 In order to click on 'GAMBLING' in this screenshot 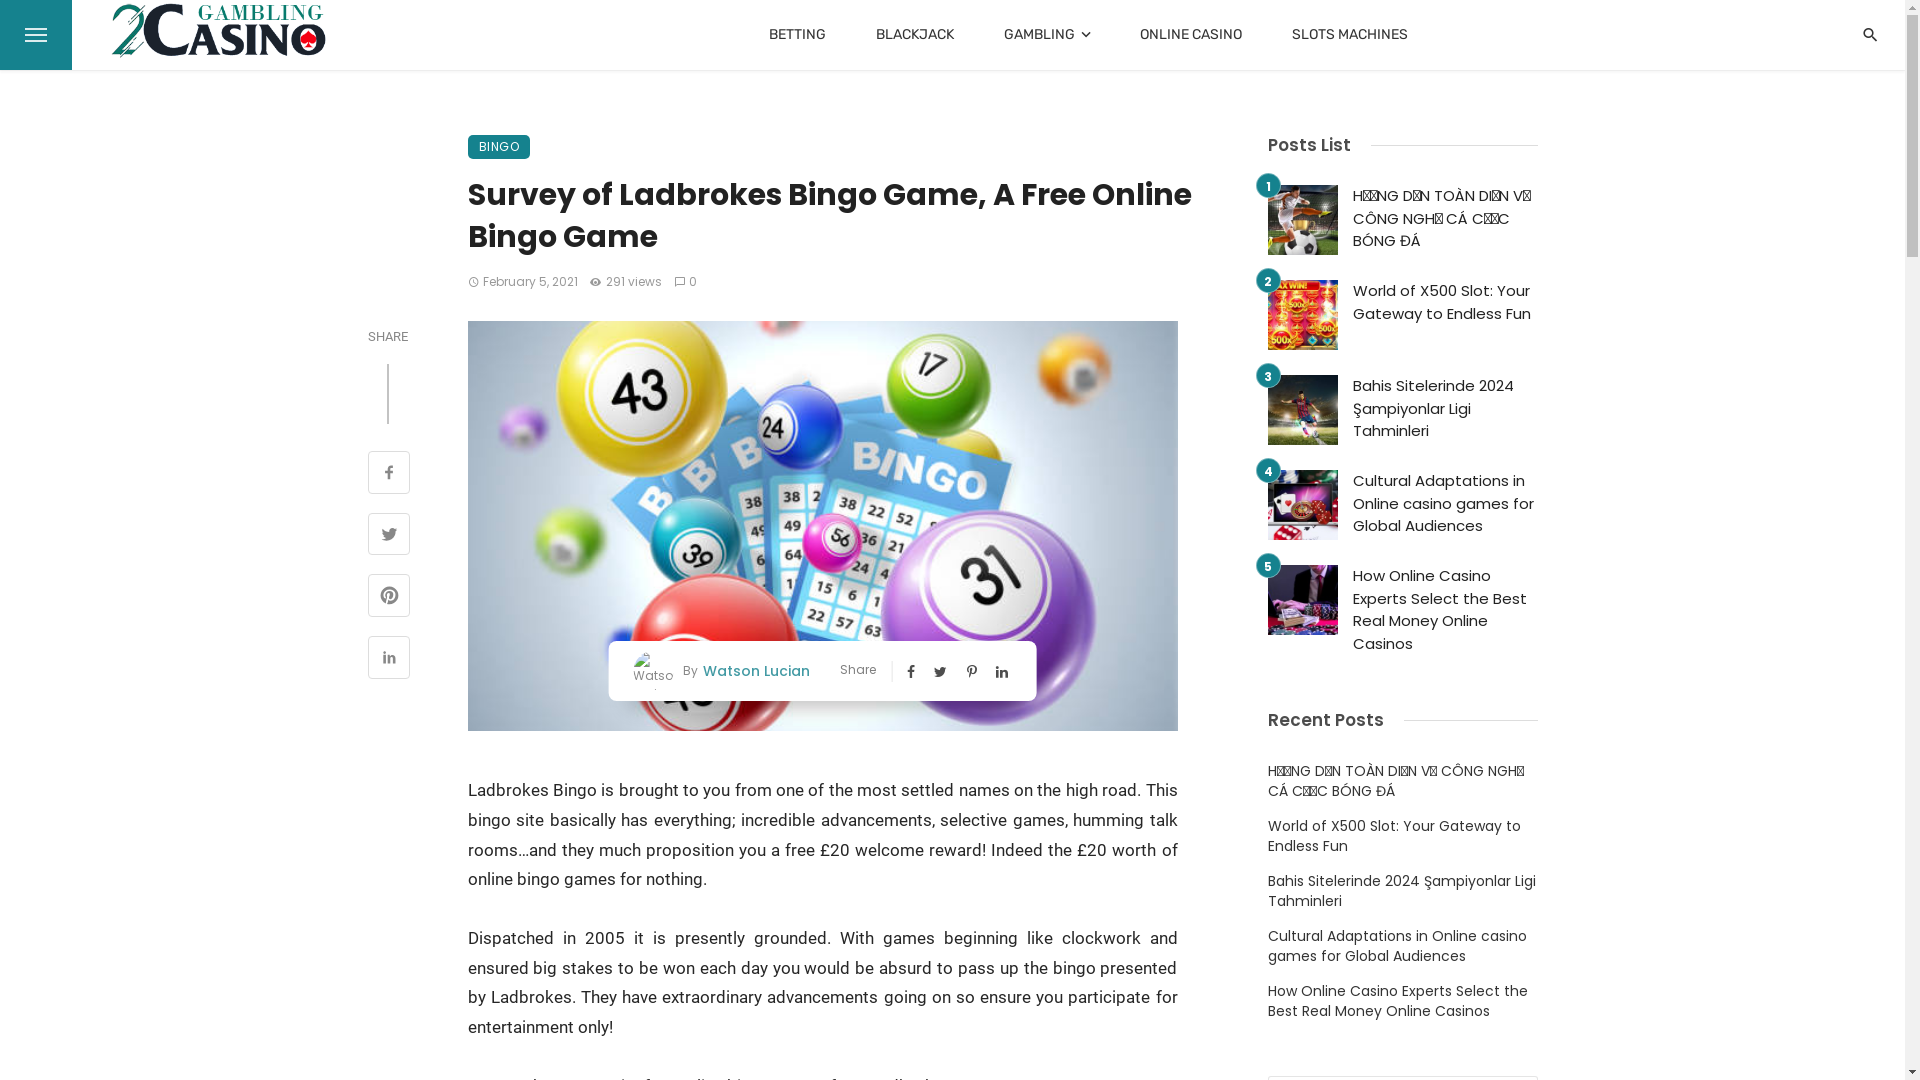, I will do `click(1045, 34)`.